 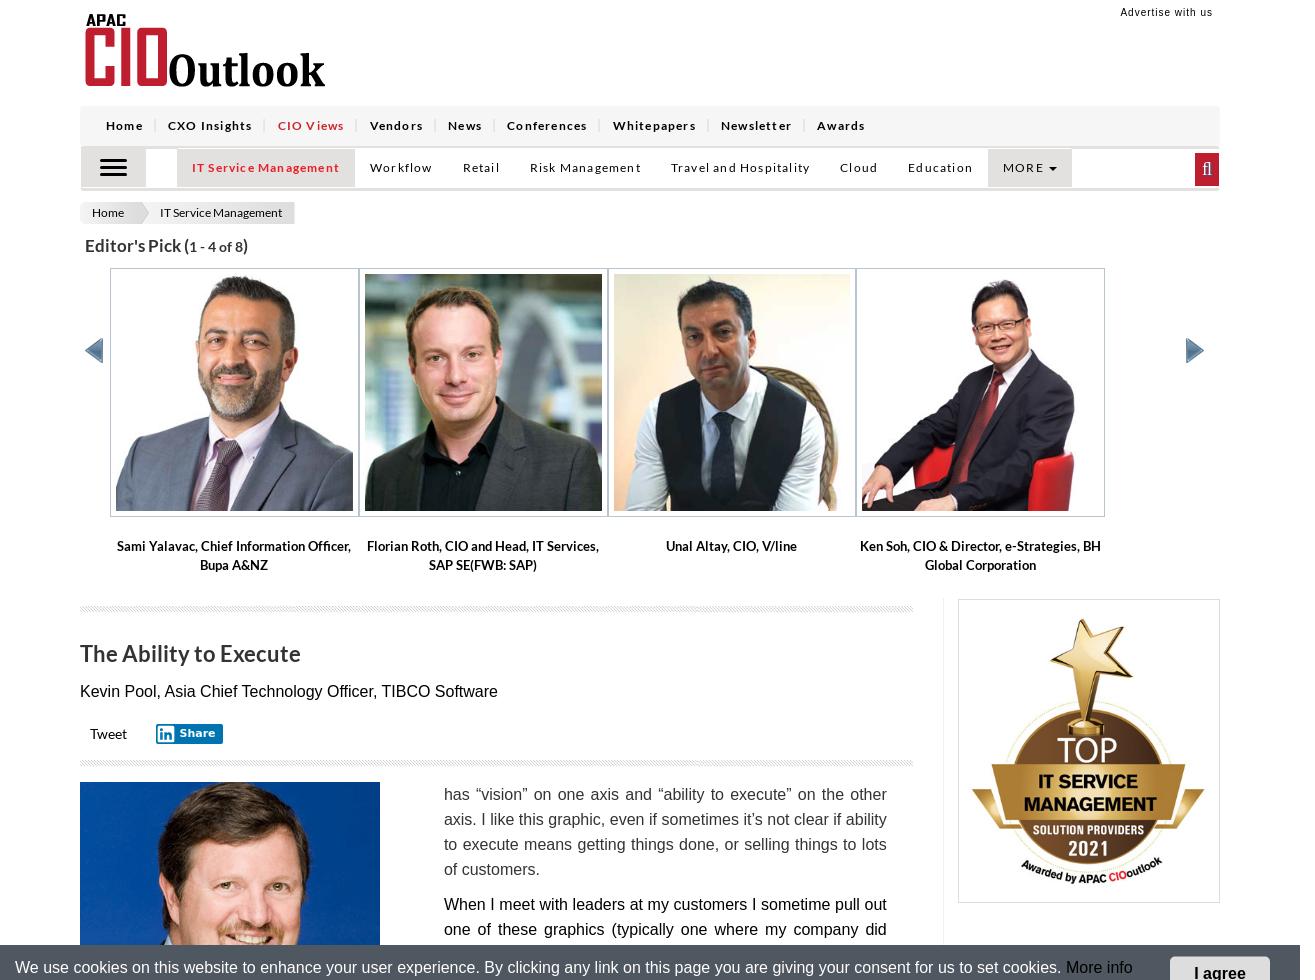 What do you see at coordinates (231, 245) in the screenshot?
I see `'of 8'` at bounding box center [231, 245].